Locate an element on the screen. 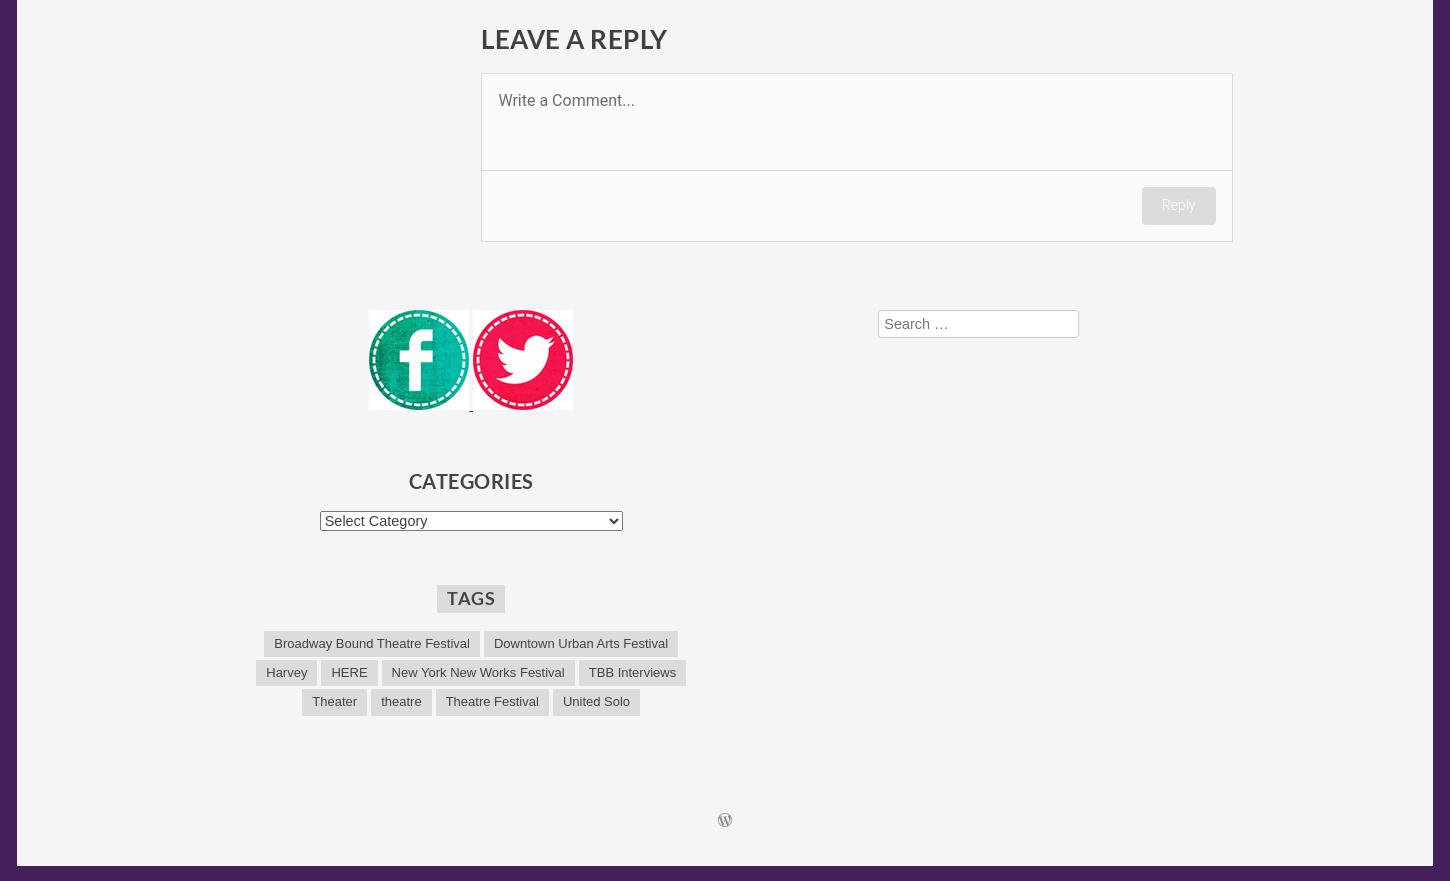 The height and width of the screenshot is (881, 1450). 'Downtown Urban Arts Festival' is located at coordinates (493, 642).